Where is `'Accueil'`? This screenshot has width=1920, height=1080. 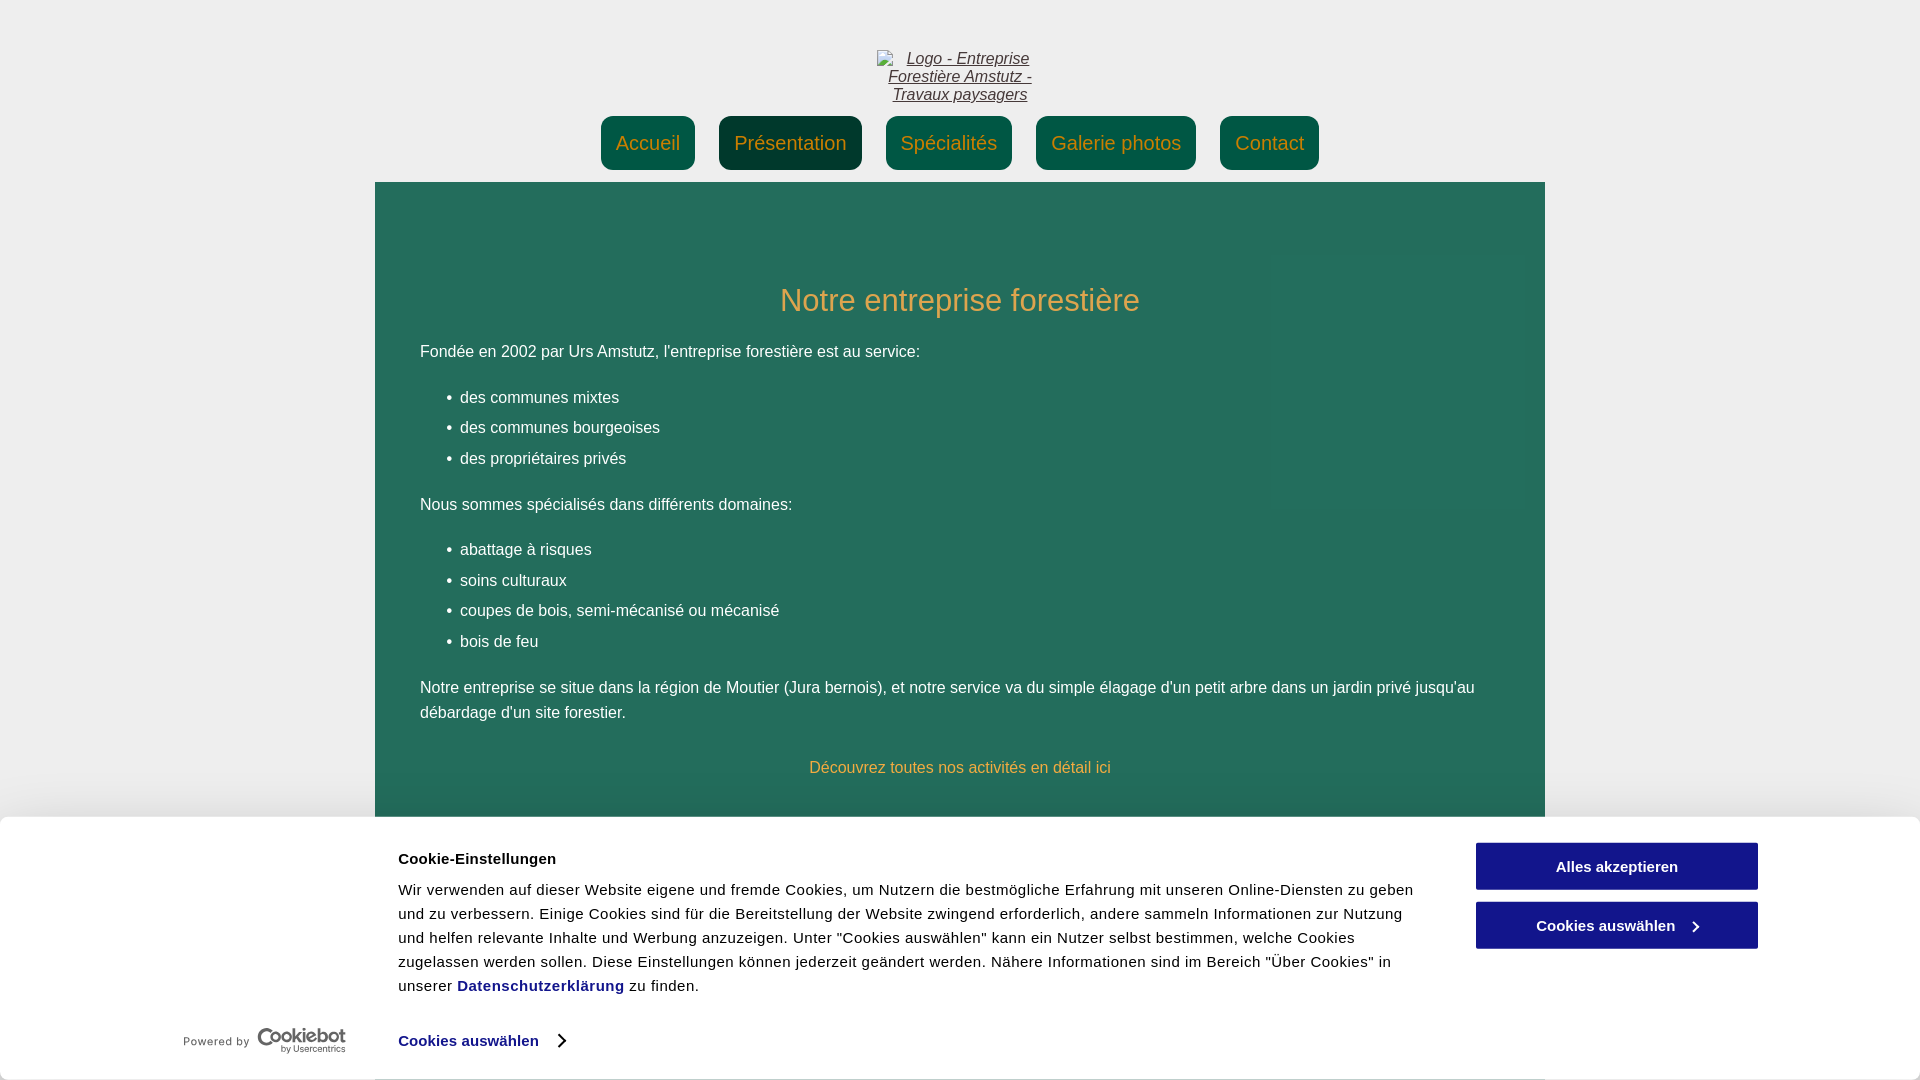
'Accueil' is located at coordinates (648, 141).